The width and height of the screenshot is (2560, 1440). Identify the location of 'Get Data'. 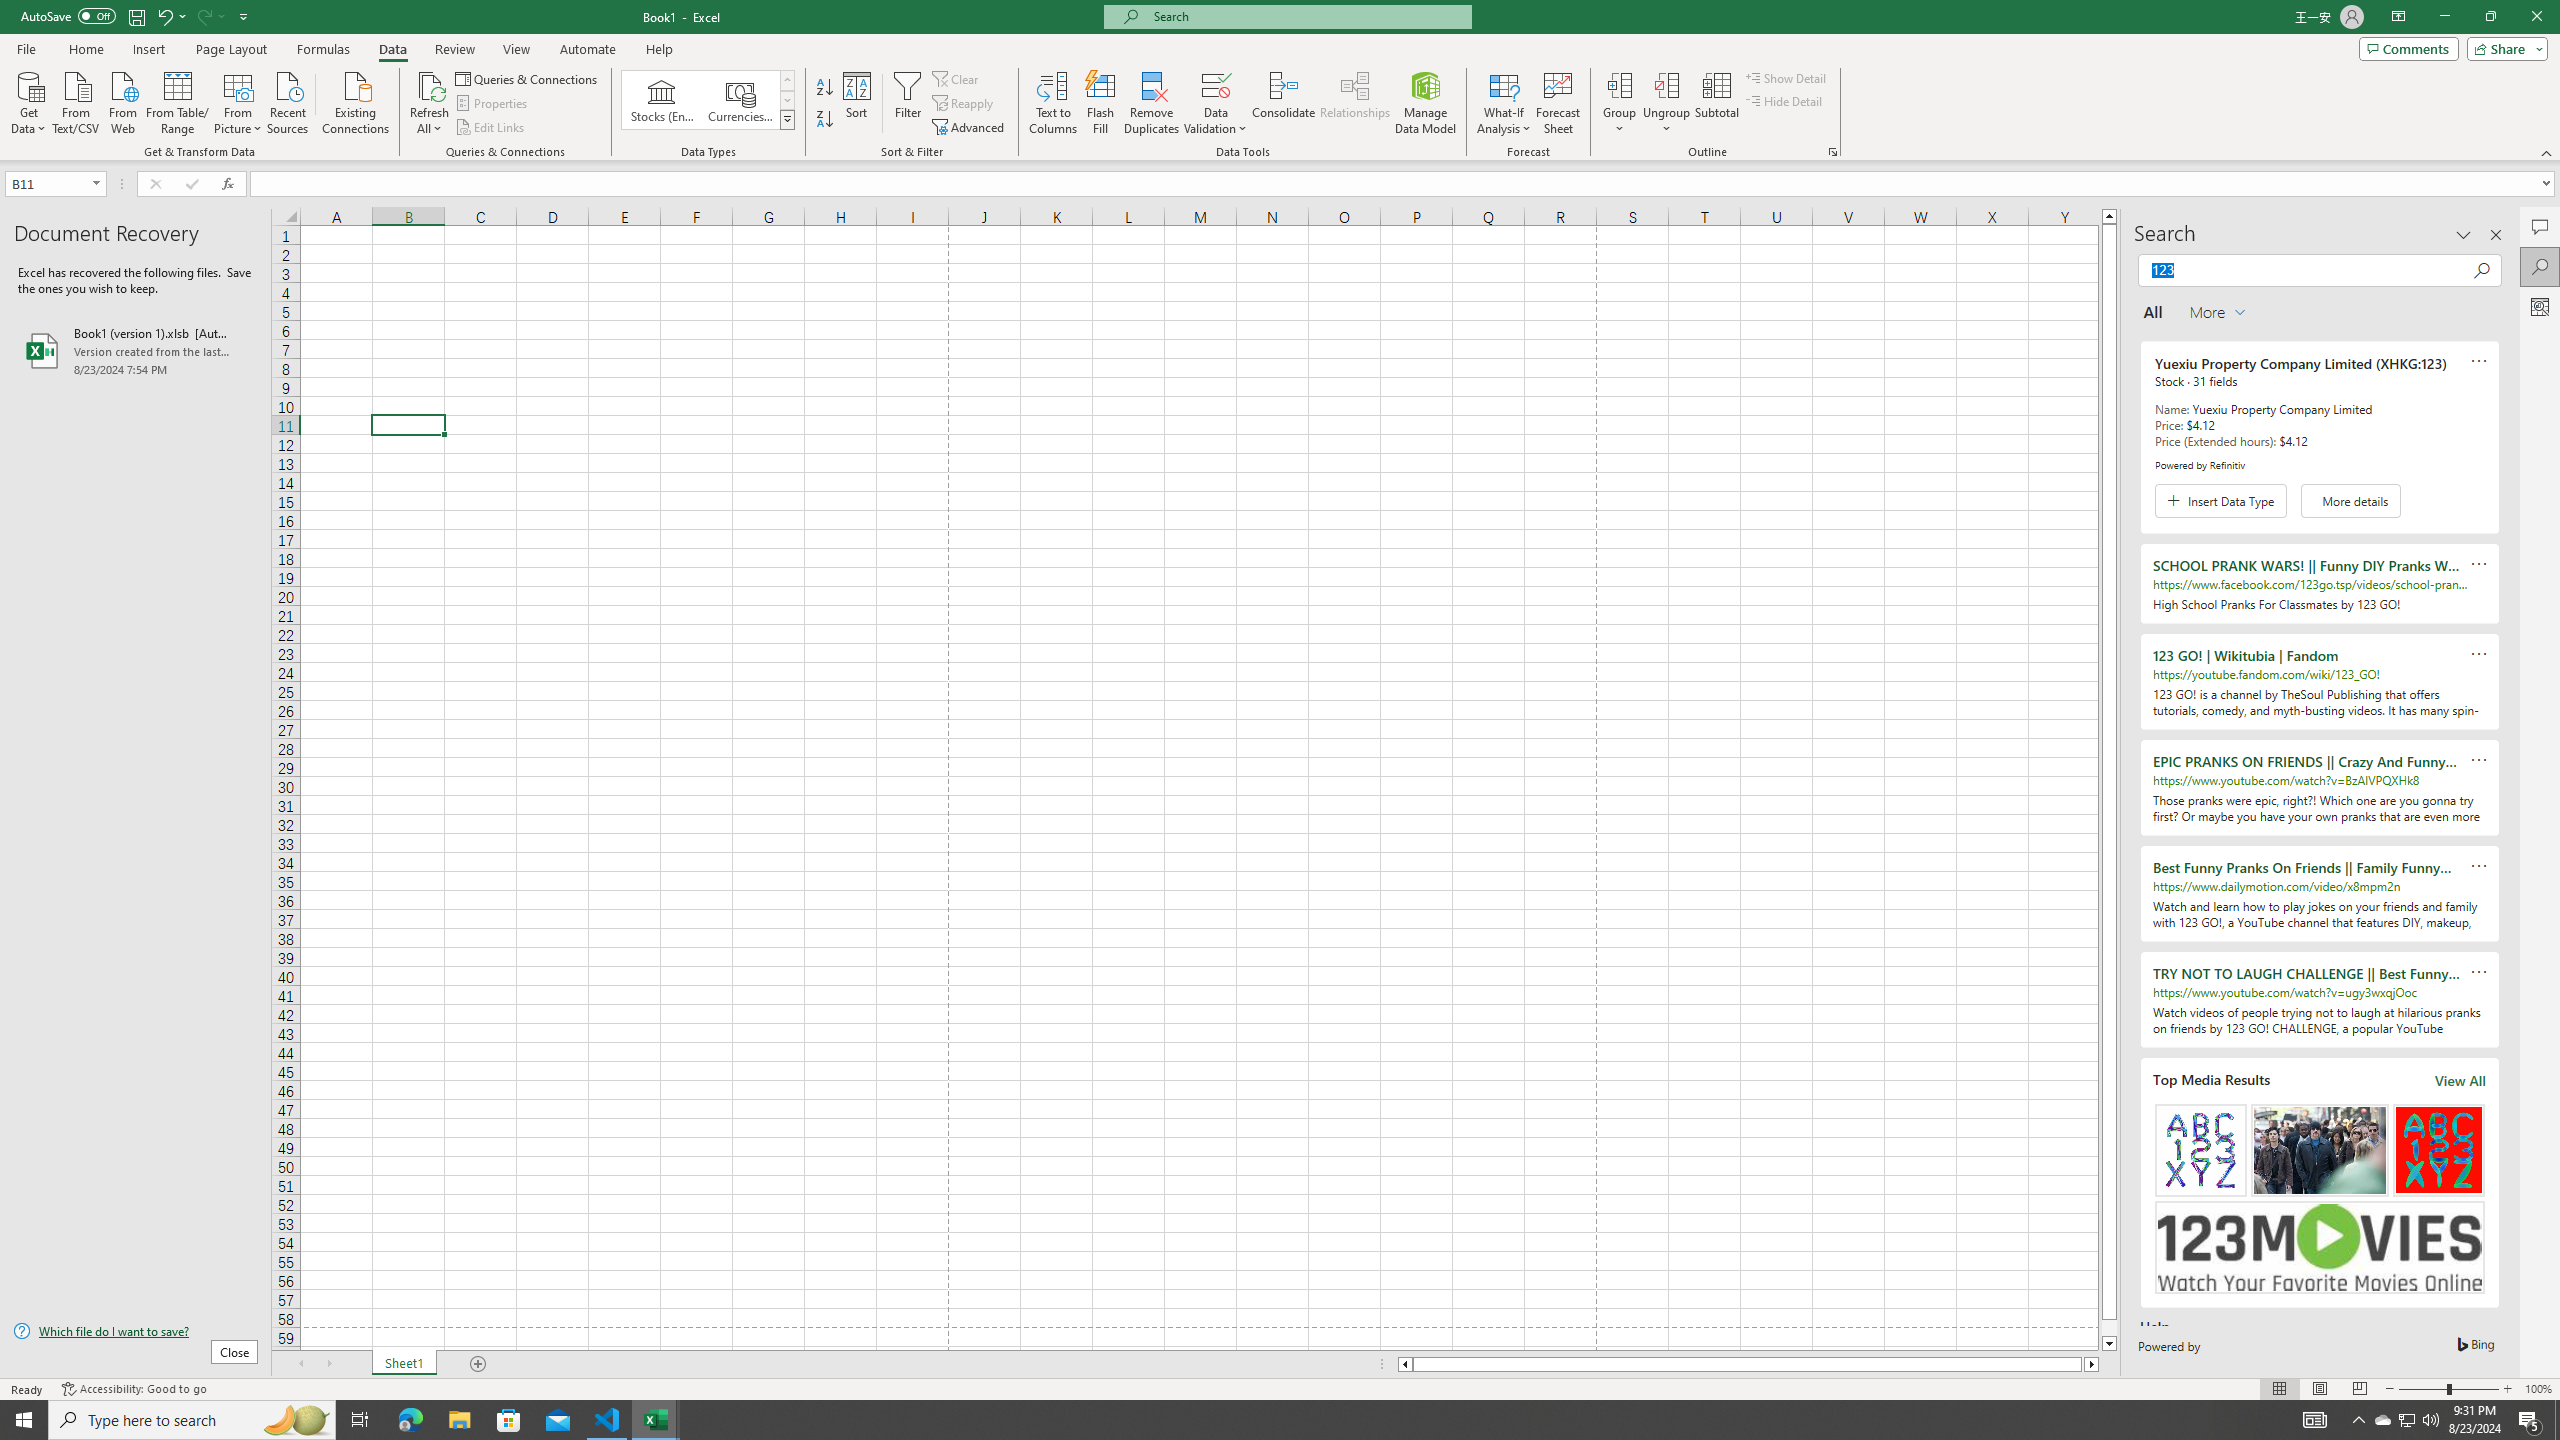
(28, 100).